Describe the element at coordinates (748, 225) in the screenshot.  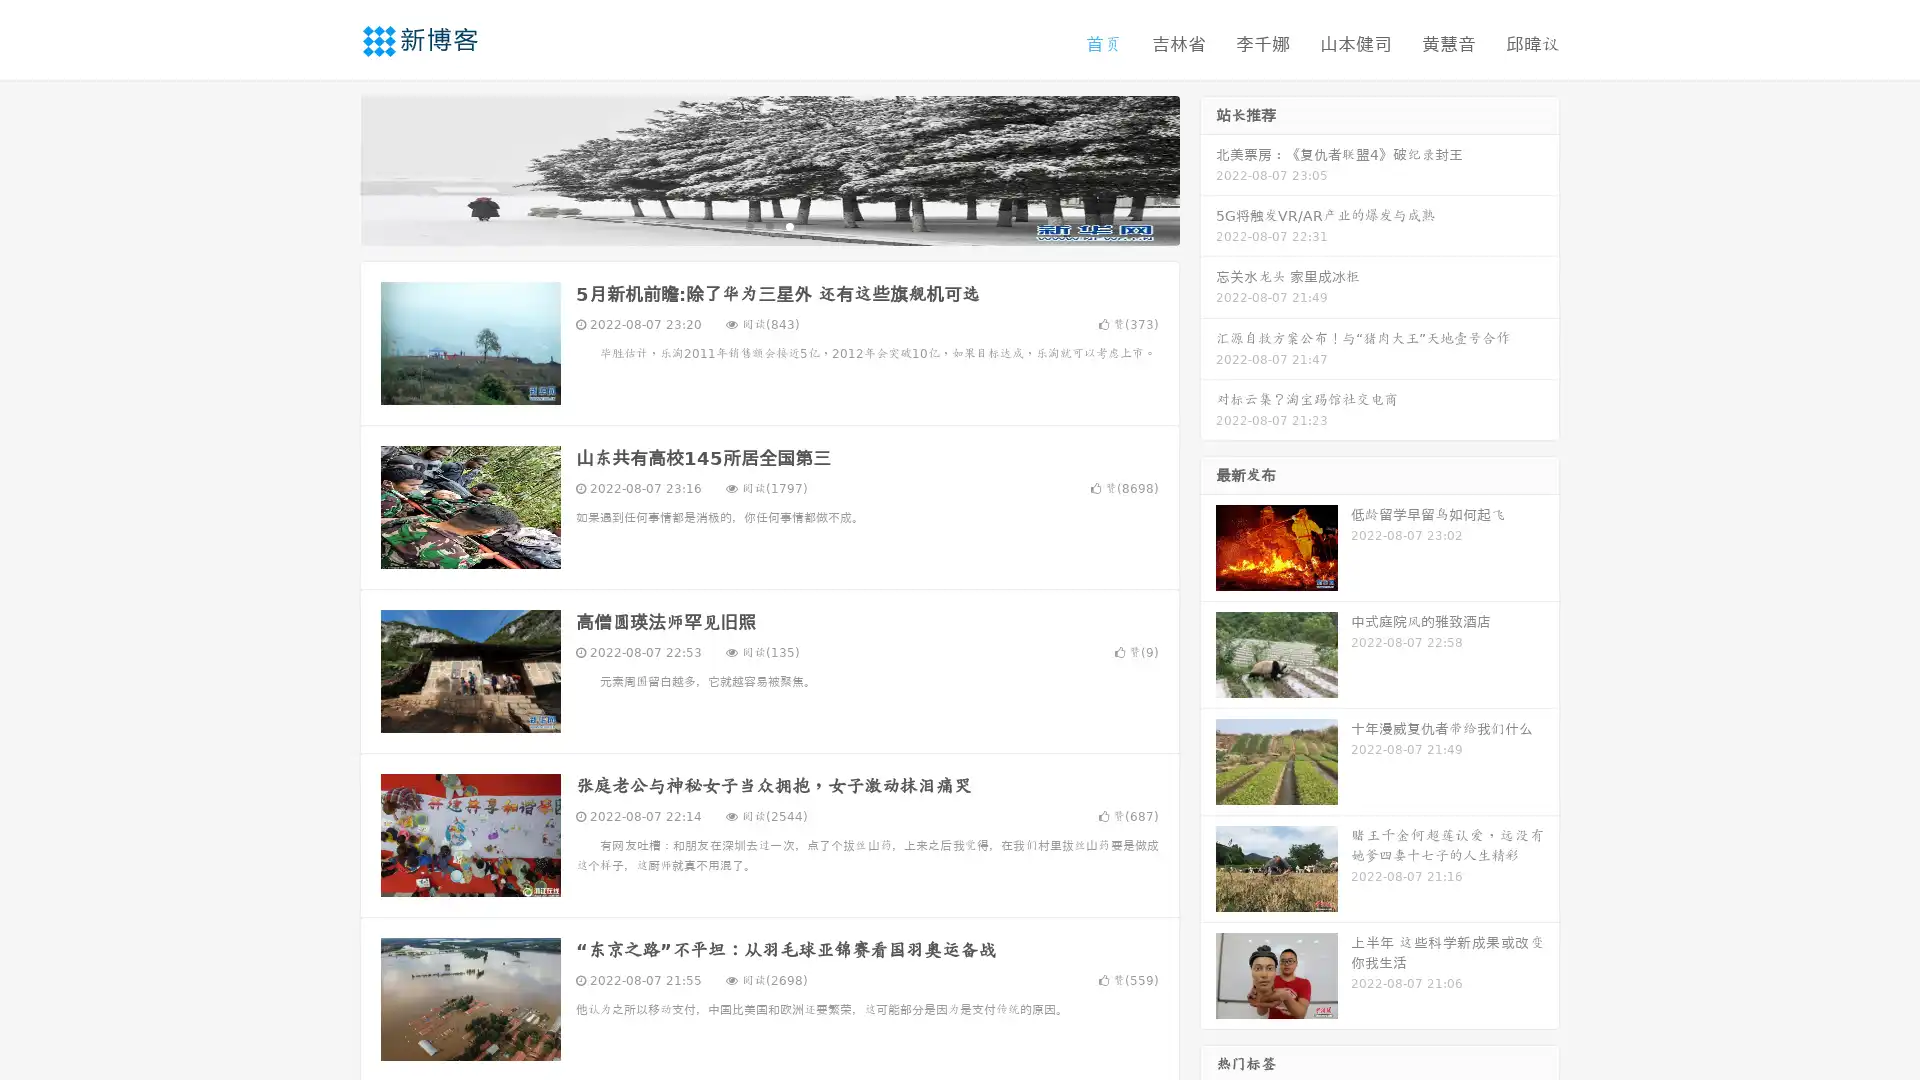
I see `Go to slide 1` at that location.